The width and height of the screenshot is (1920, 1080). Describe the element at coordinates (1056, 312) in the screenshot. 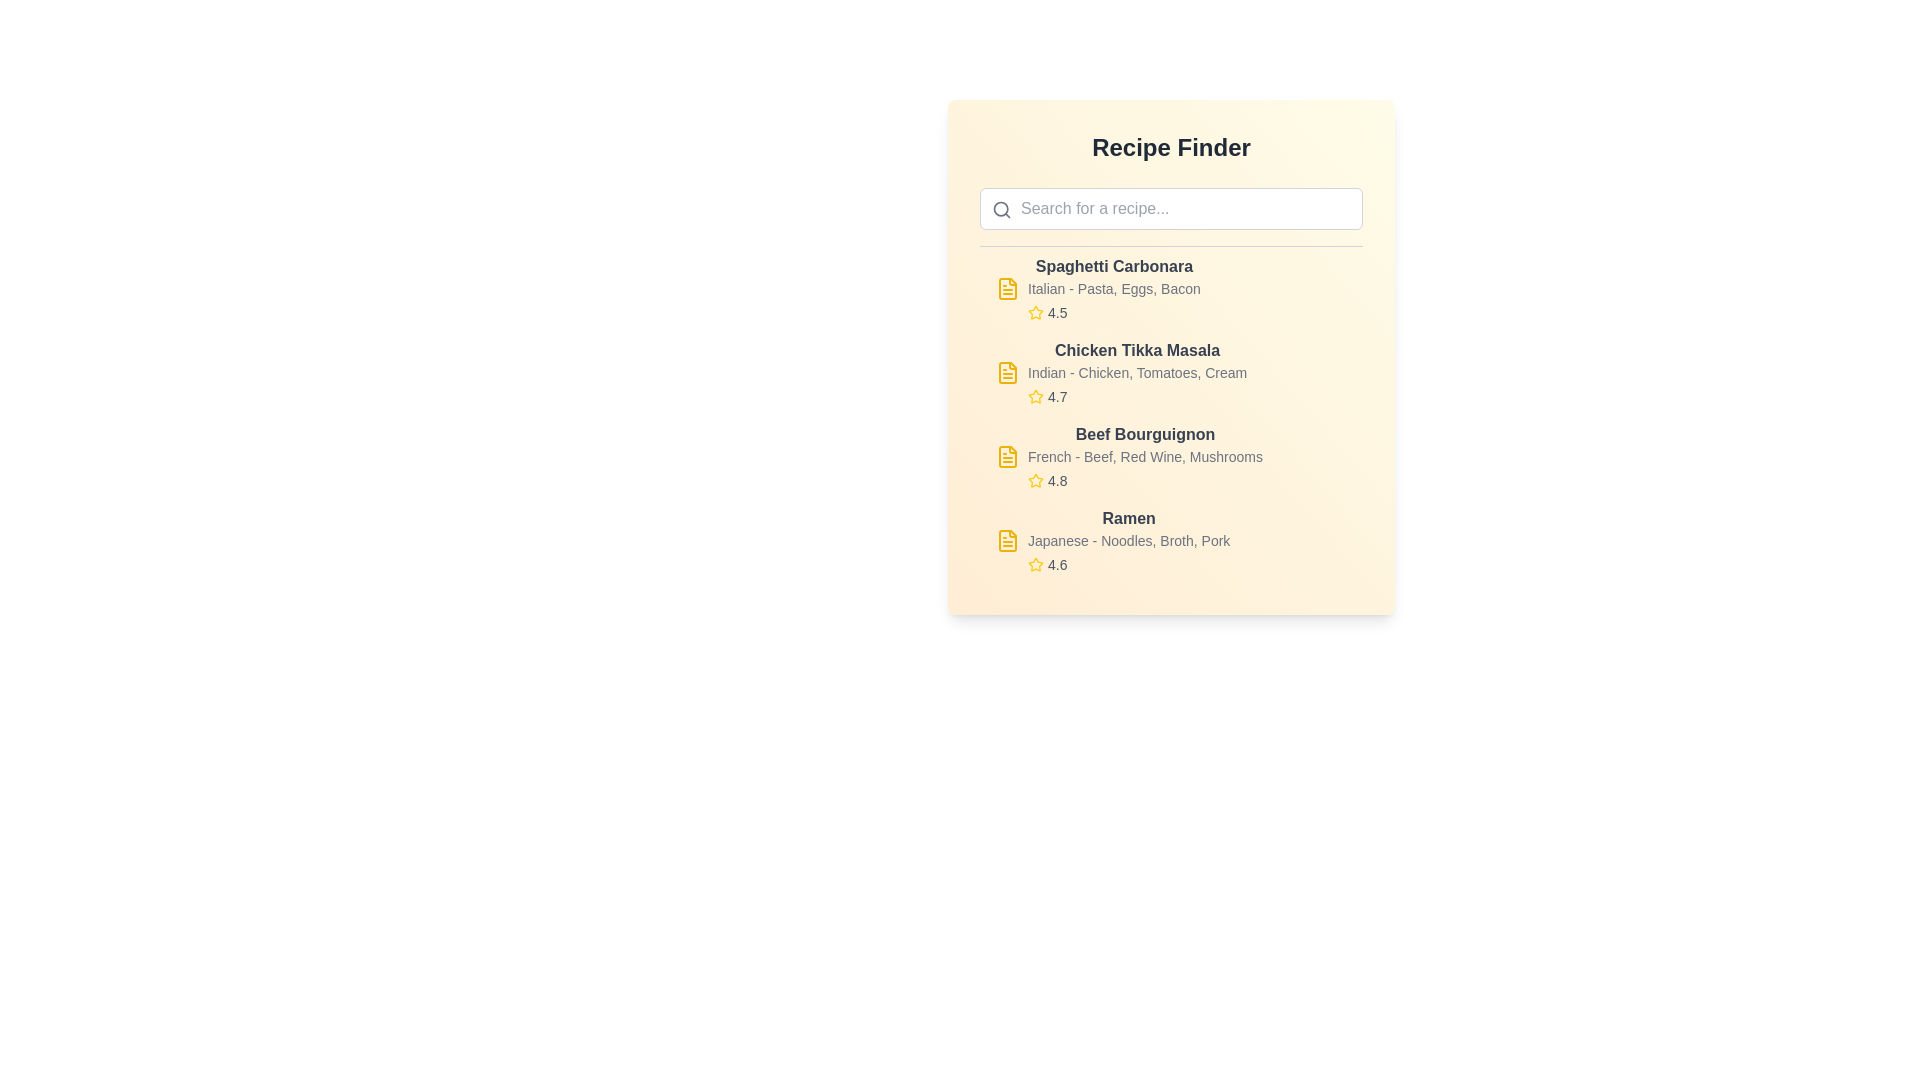

I see `the static text element displaying the rating value '4.5', which is styled with a smaller font size and gray color, located to the right of the star icon in the 'Recipe Finder' list under the title 'Spaghetti Carbonara'` at that location.